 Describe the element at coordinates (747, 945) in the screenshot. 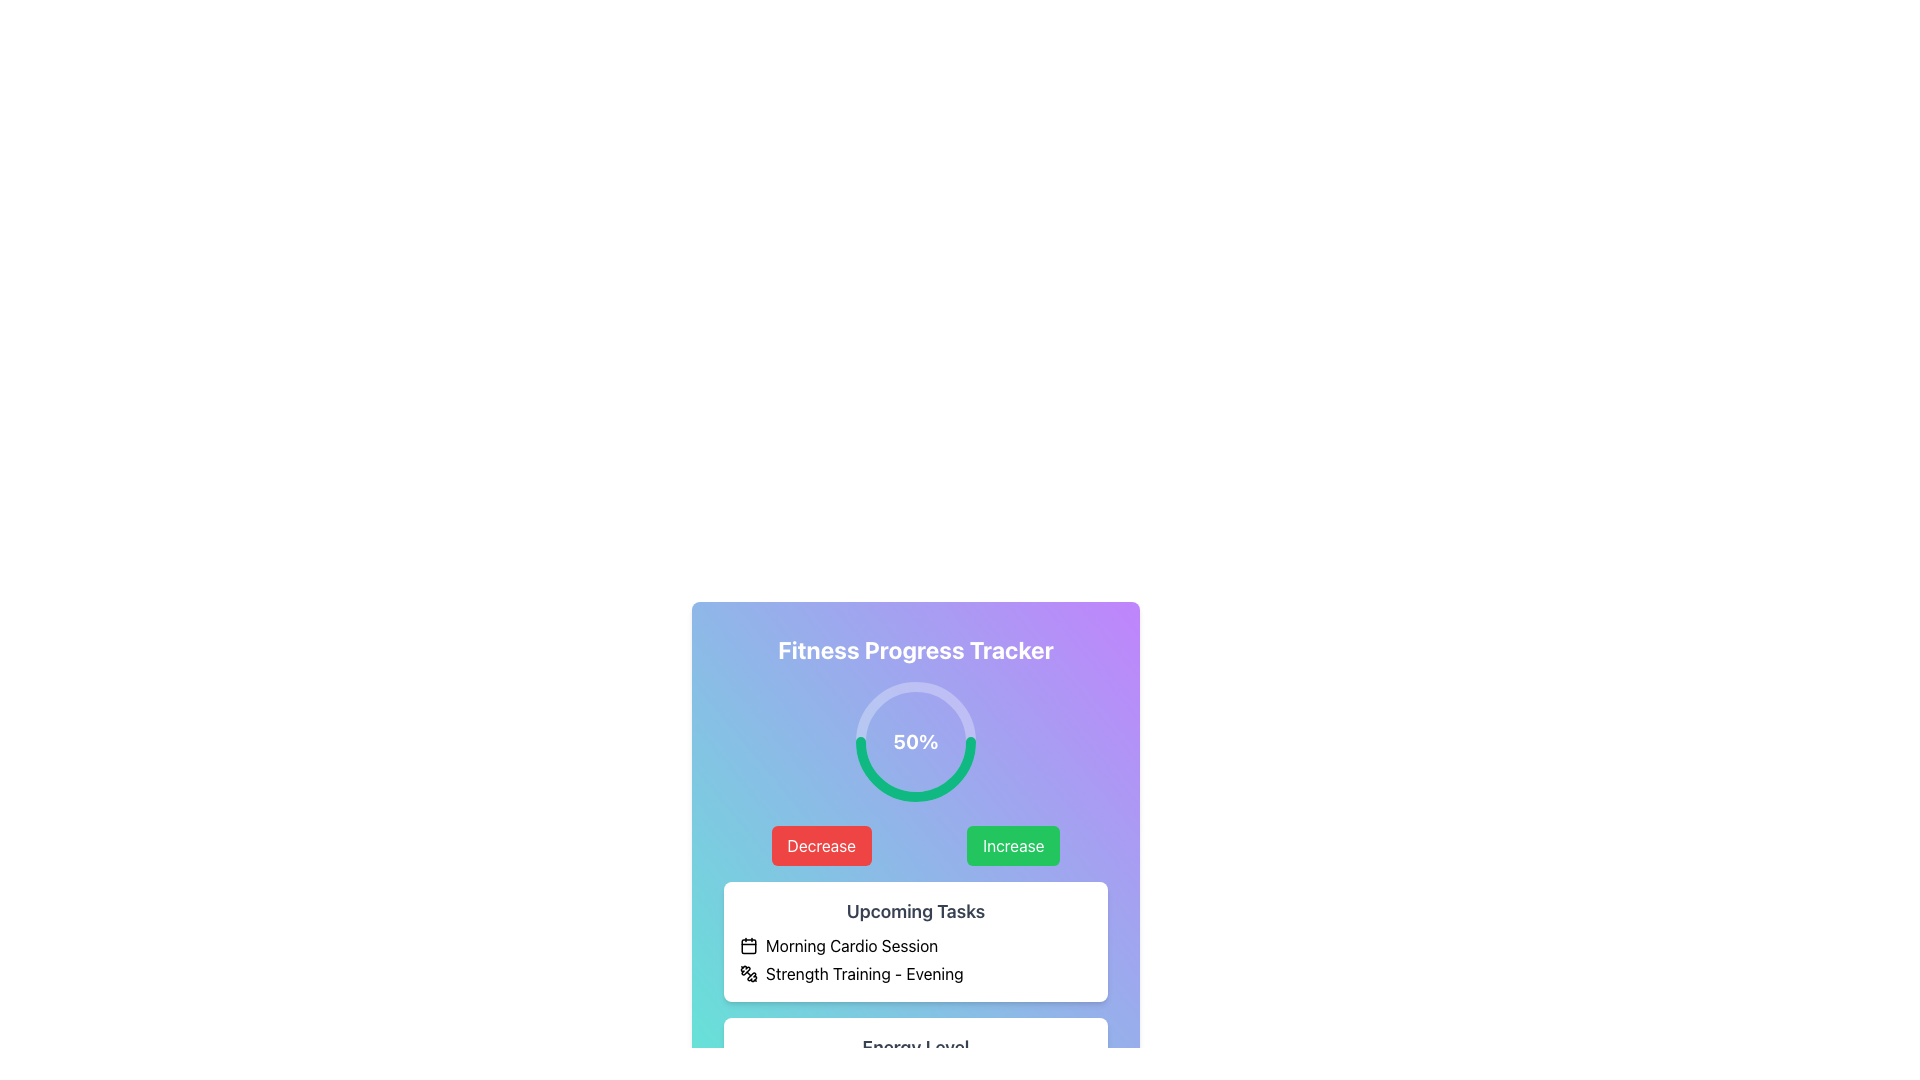

I see `the central graphical SVG rectangle of the calendar icon, which visually represents dates or scheduling, located near the 'Upcoming Tasks' header` at that location.